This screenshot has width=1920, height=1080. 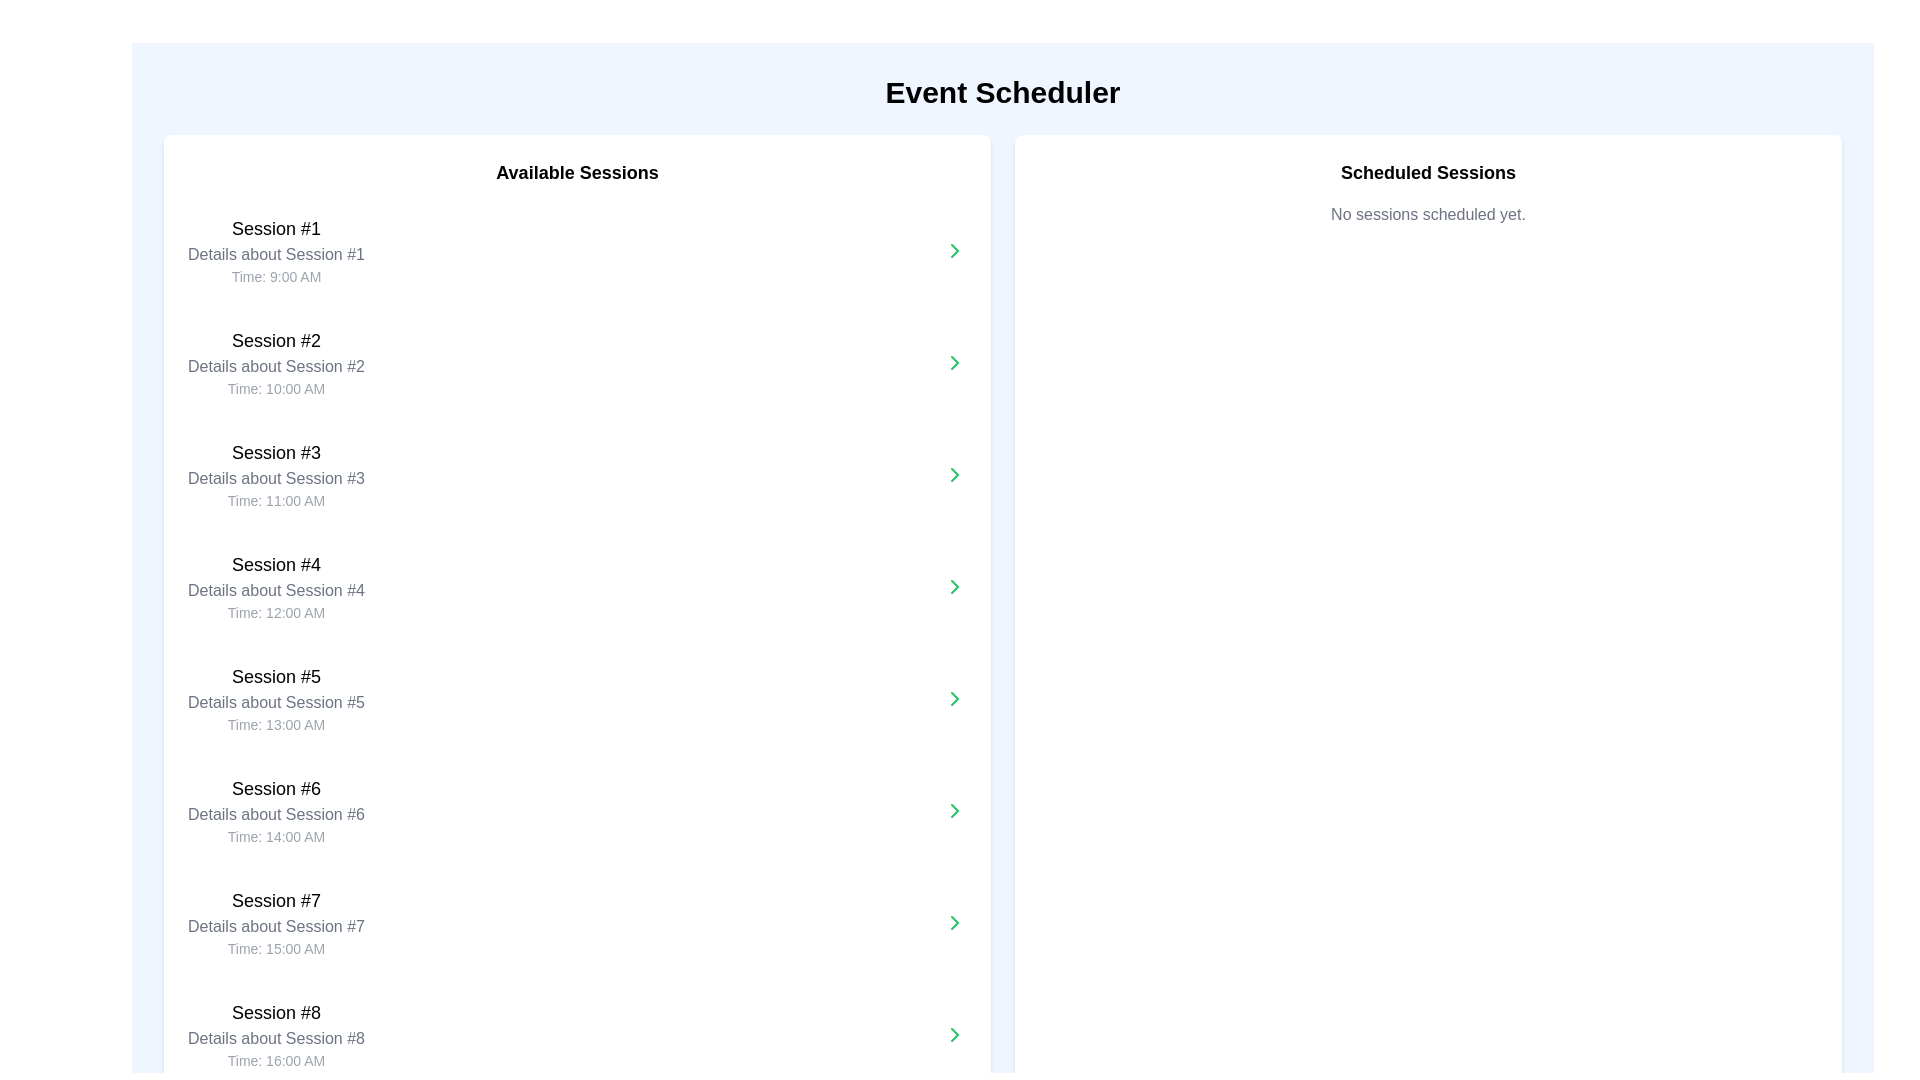 I want to click on the Chevron Navigation Icon associated with 'Session #7', so click(x=954, y=922).